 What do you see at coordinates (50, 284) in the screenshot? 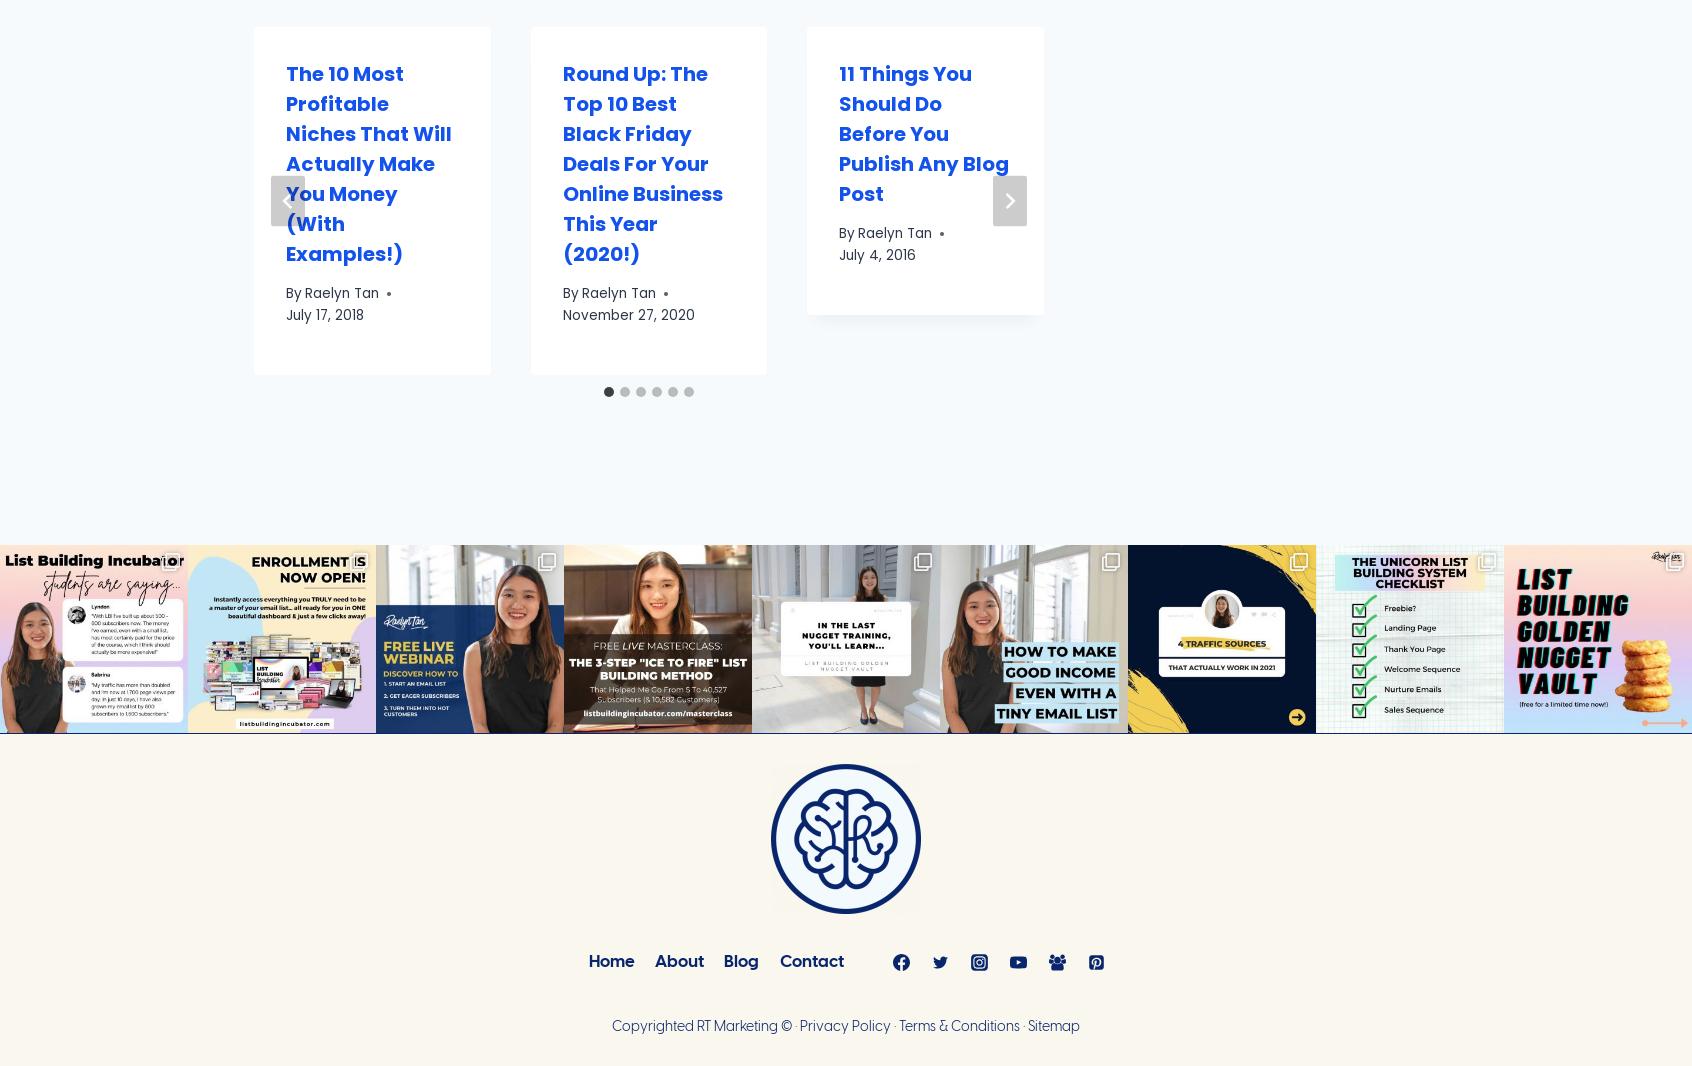
I see `'June 14, 2017'` at bounding box center [50, 284].